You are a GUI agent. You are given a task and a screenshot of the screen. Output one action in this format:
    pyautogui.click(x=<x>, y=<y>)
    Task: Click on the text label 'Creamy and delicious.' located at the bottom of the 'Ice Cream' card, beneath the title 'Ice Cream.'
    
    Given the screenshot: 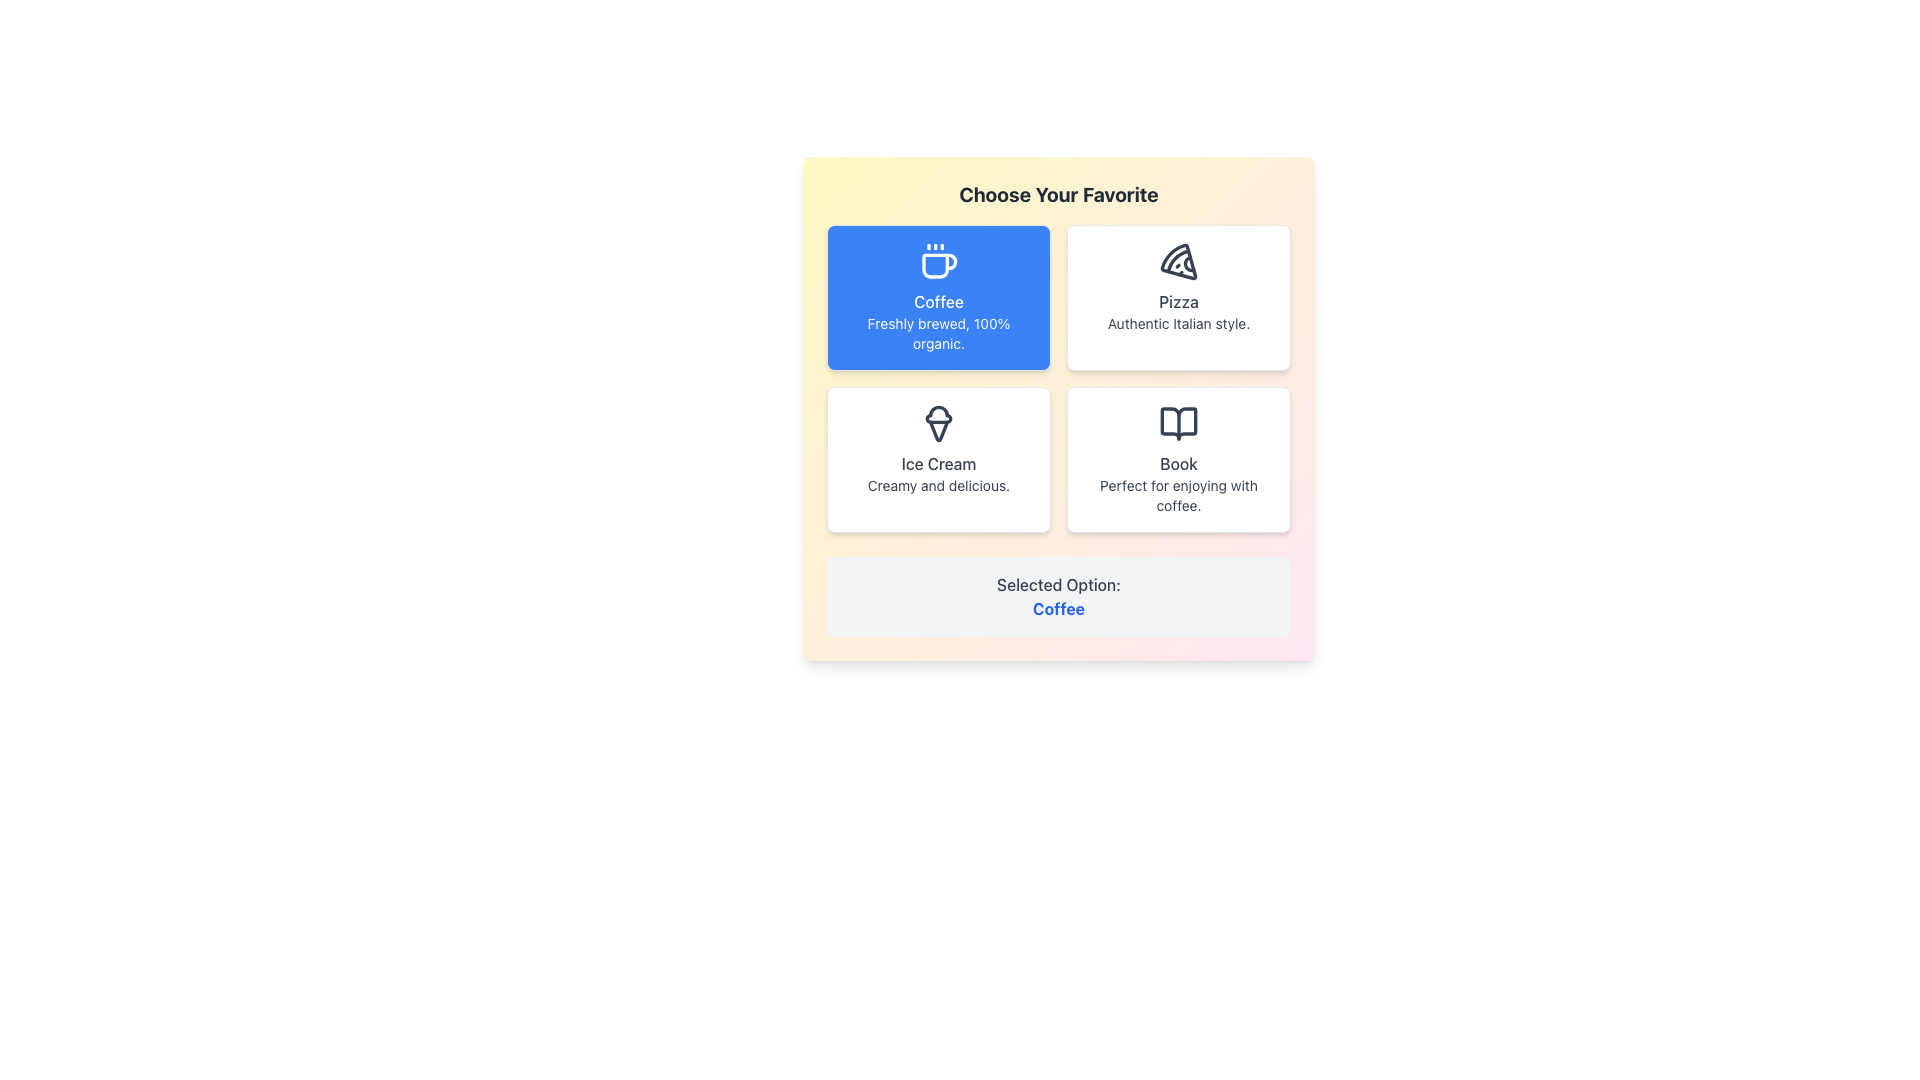 What is the action you would take?
    pyautogui.click(x=938, y=486)
    